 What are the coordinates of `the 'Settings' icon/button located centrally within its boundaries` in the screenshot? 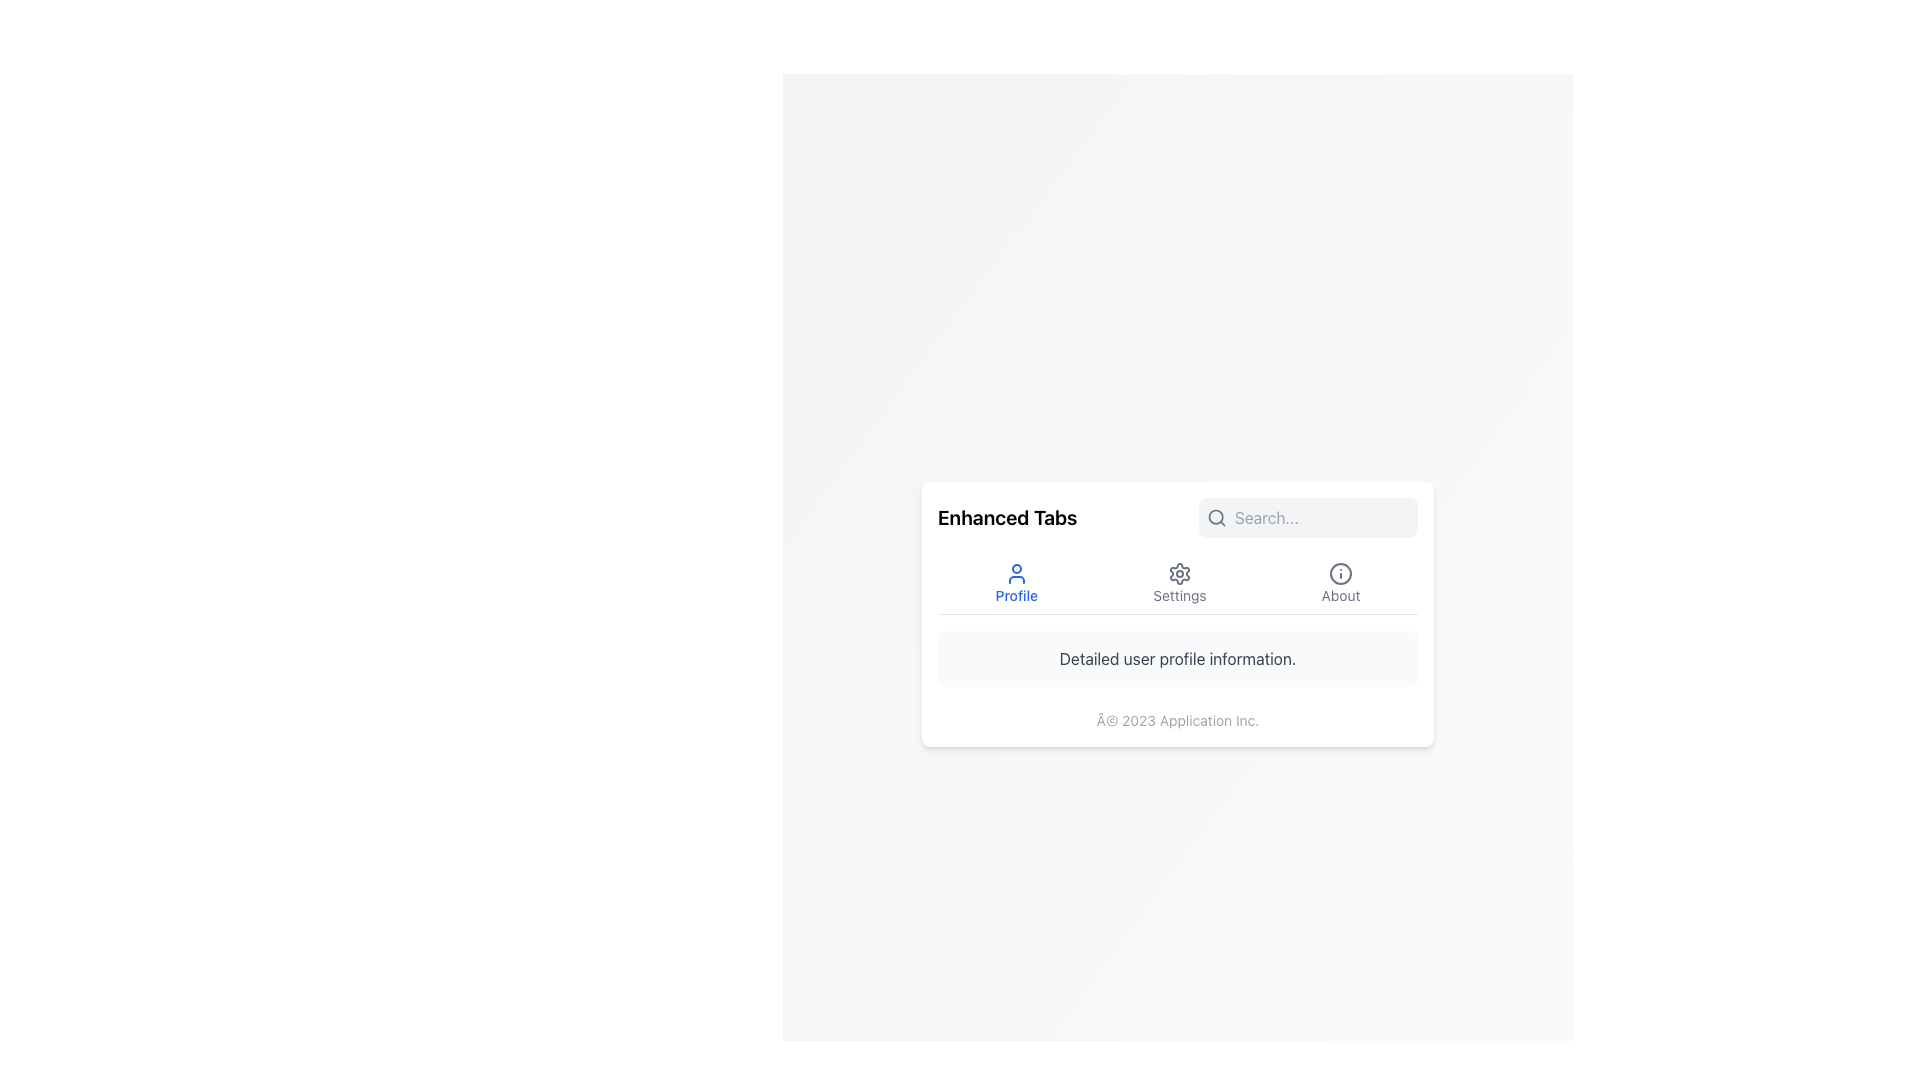 It's located at (1179, 573).